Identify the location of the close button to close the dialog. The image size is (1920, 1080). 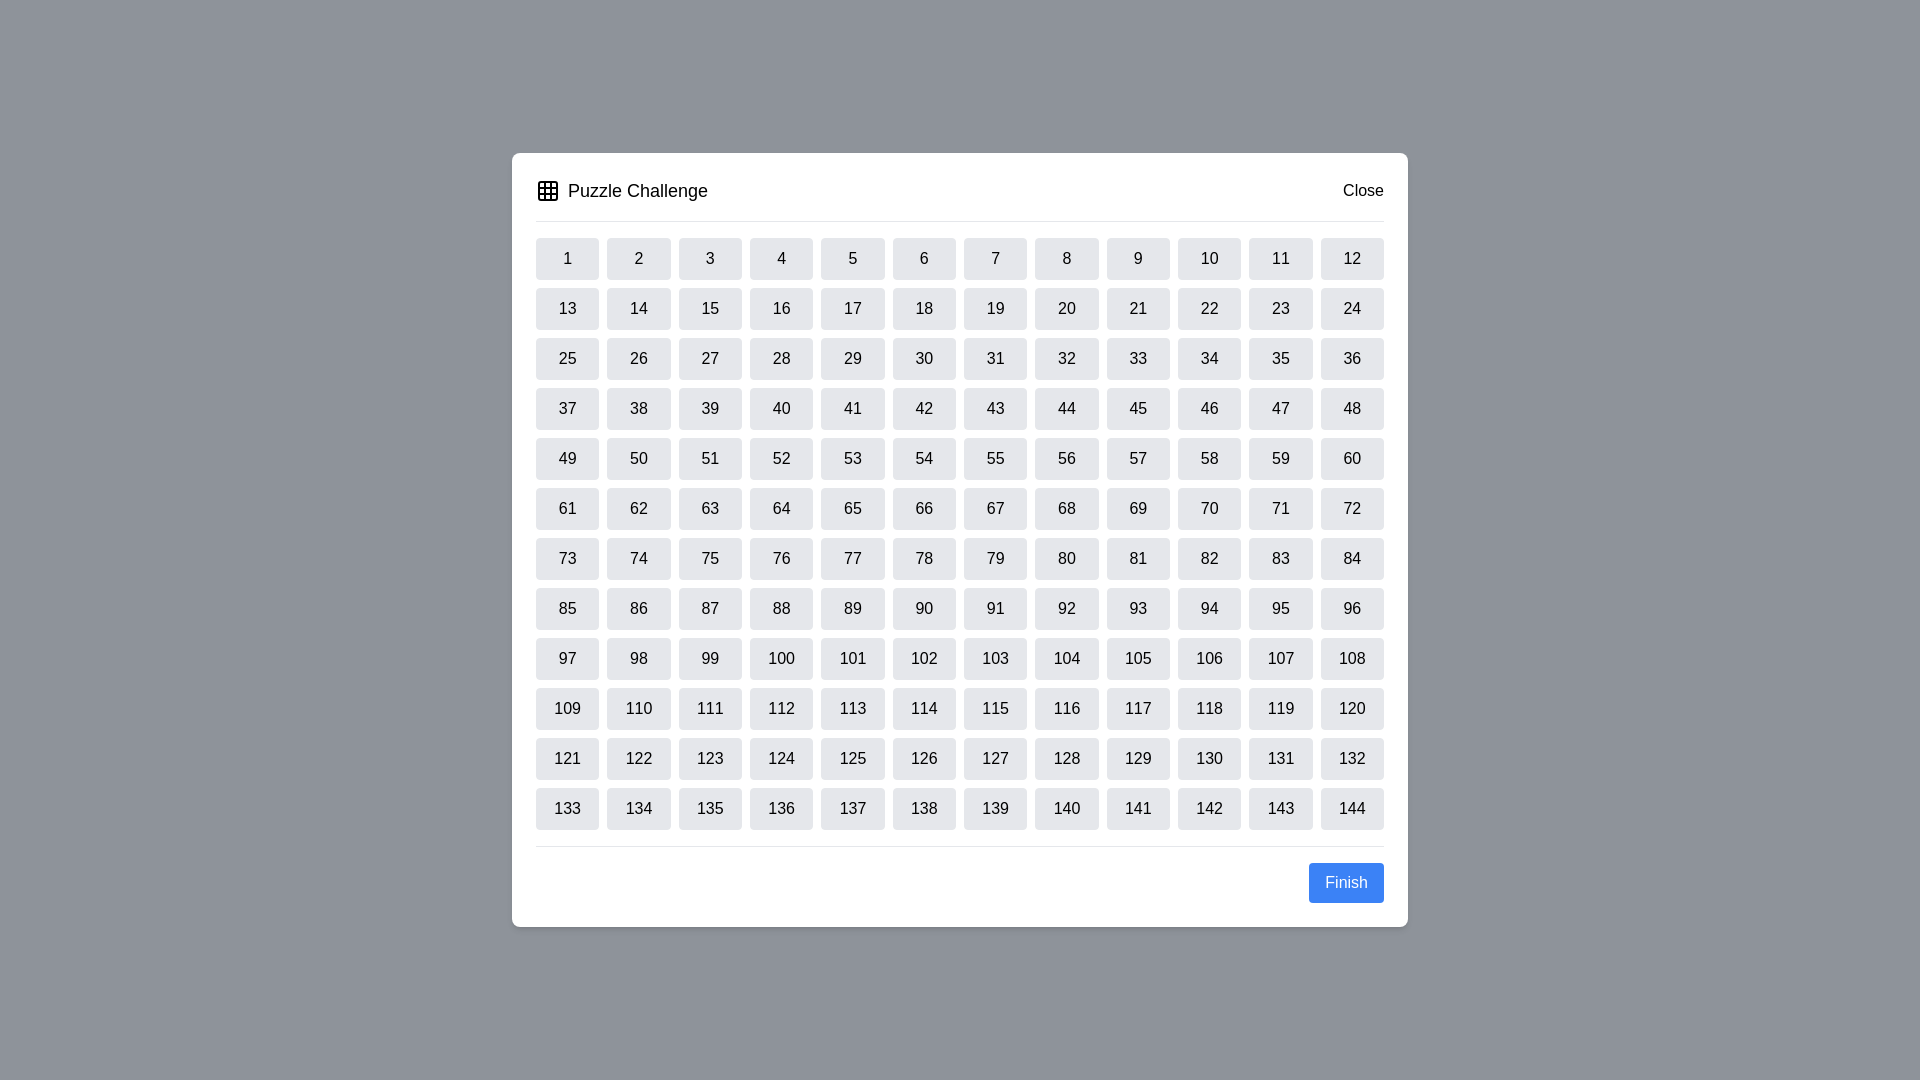
(1362, 191).